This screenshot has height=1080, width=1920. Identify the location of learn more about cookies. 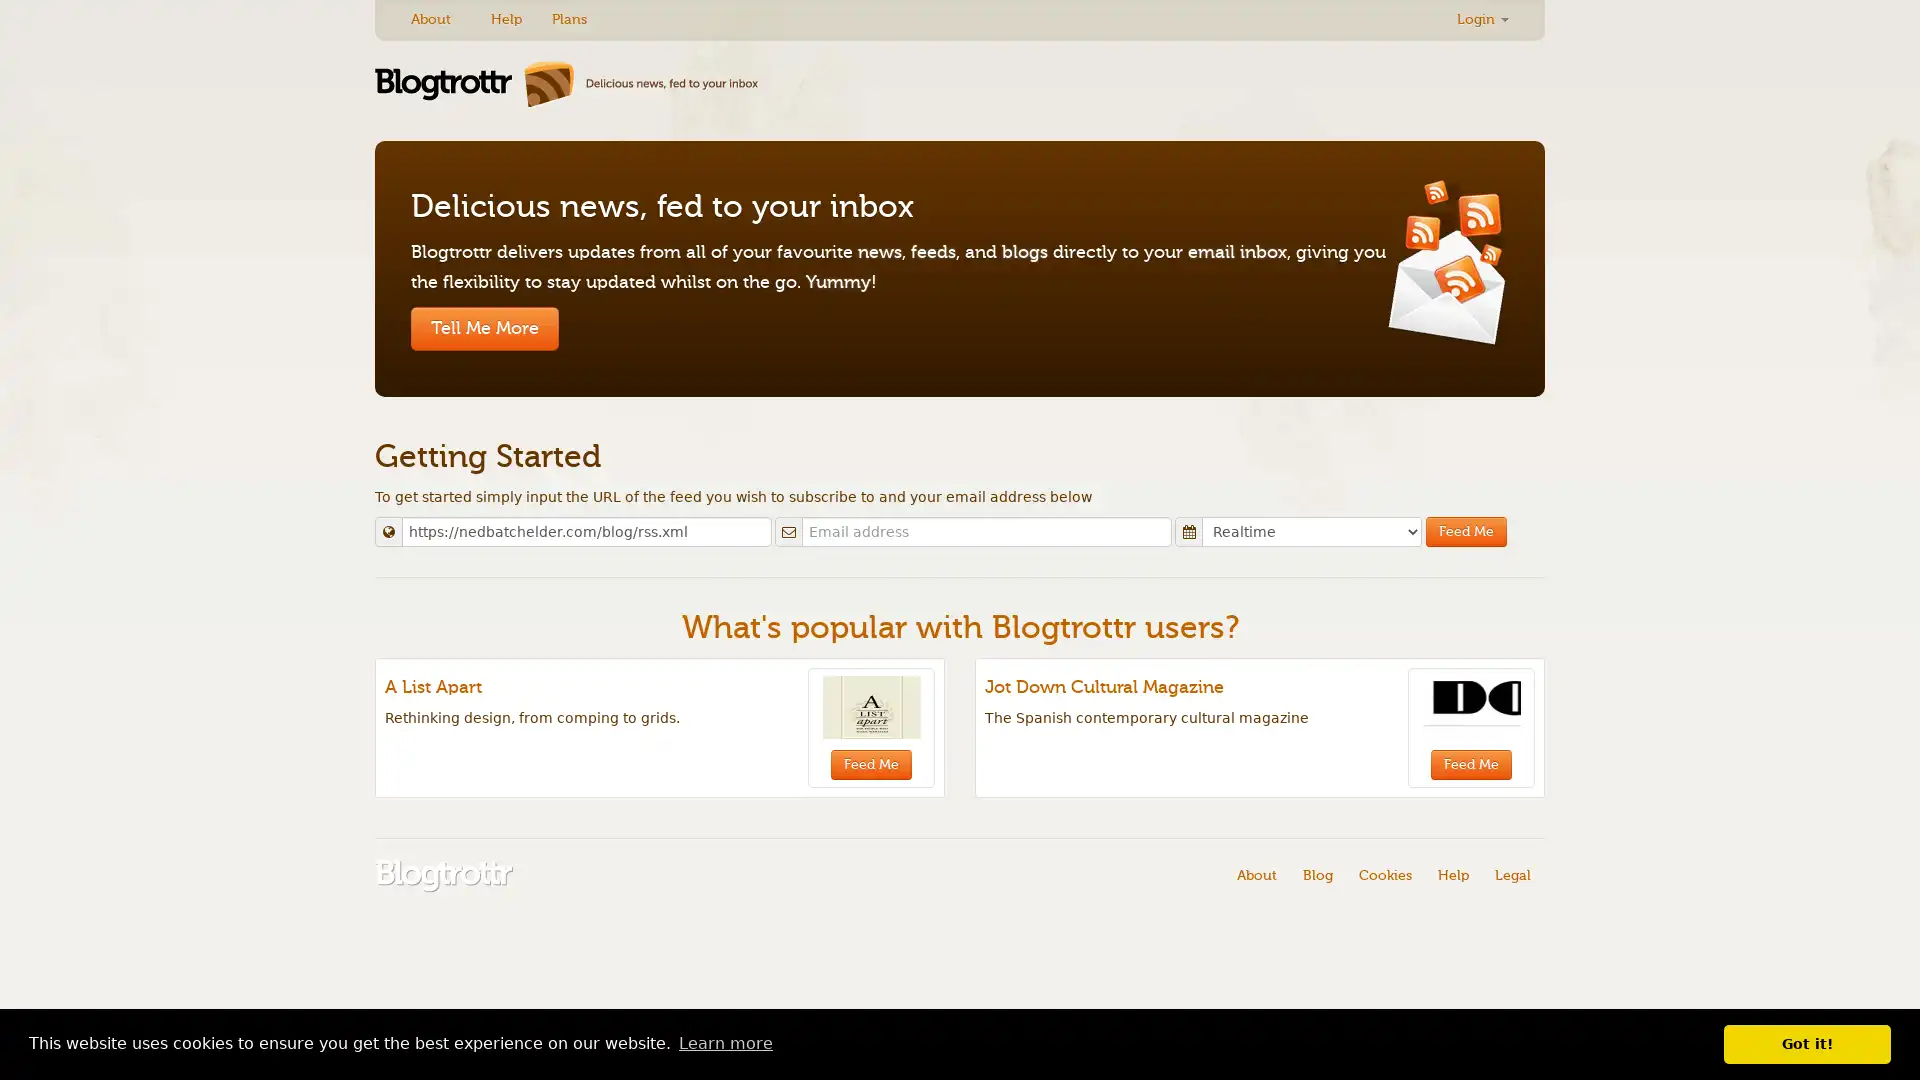
(724, 1043).